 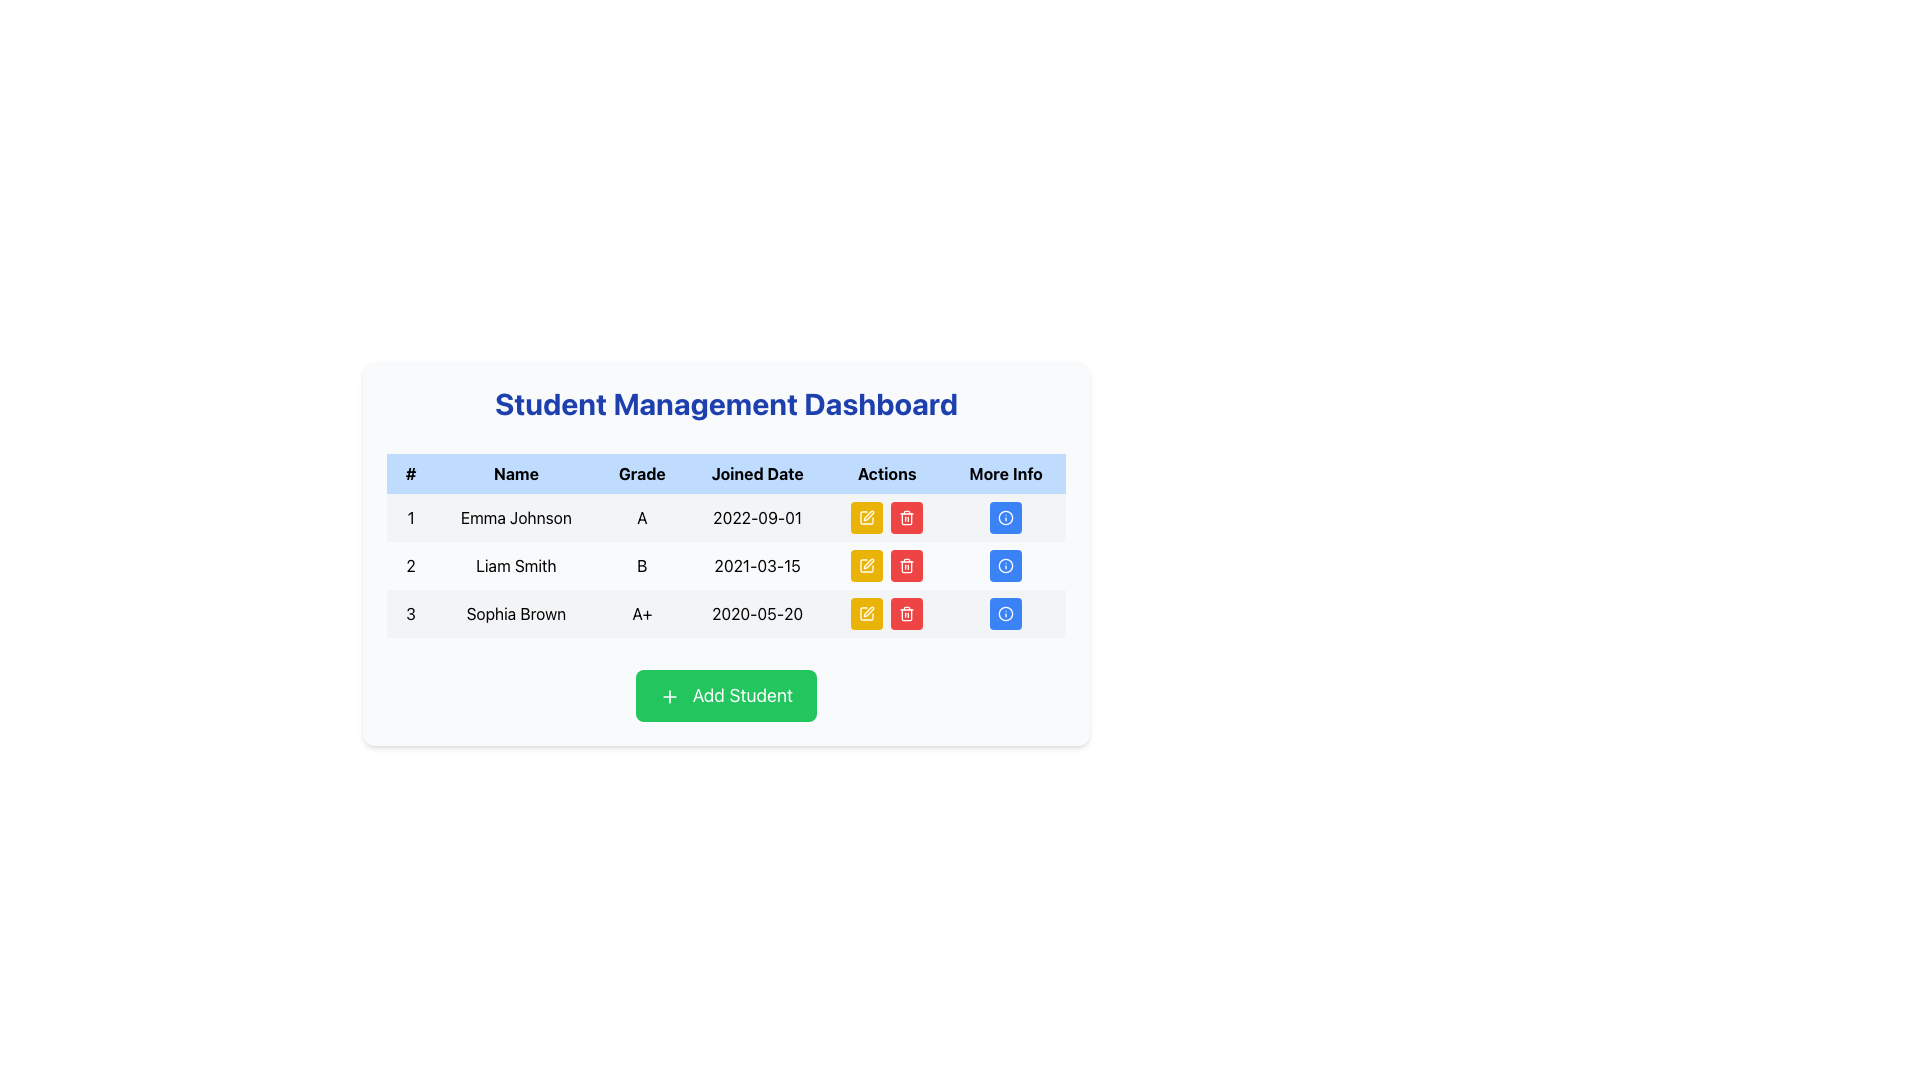 What do you see at coordinates (516, 516) in the screenshot?
I see `the student name label located in the second column of the first row of the structured grid layout, directly under the 'Name' heading` at bounding box center [516, 516].